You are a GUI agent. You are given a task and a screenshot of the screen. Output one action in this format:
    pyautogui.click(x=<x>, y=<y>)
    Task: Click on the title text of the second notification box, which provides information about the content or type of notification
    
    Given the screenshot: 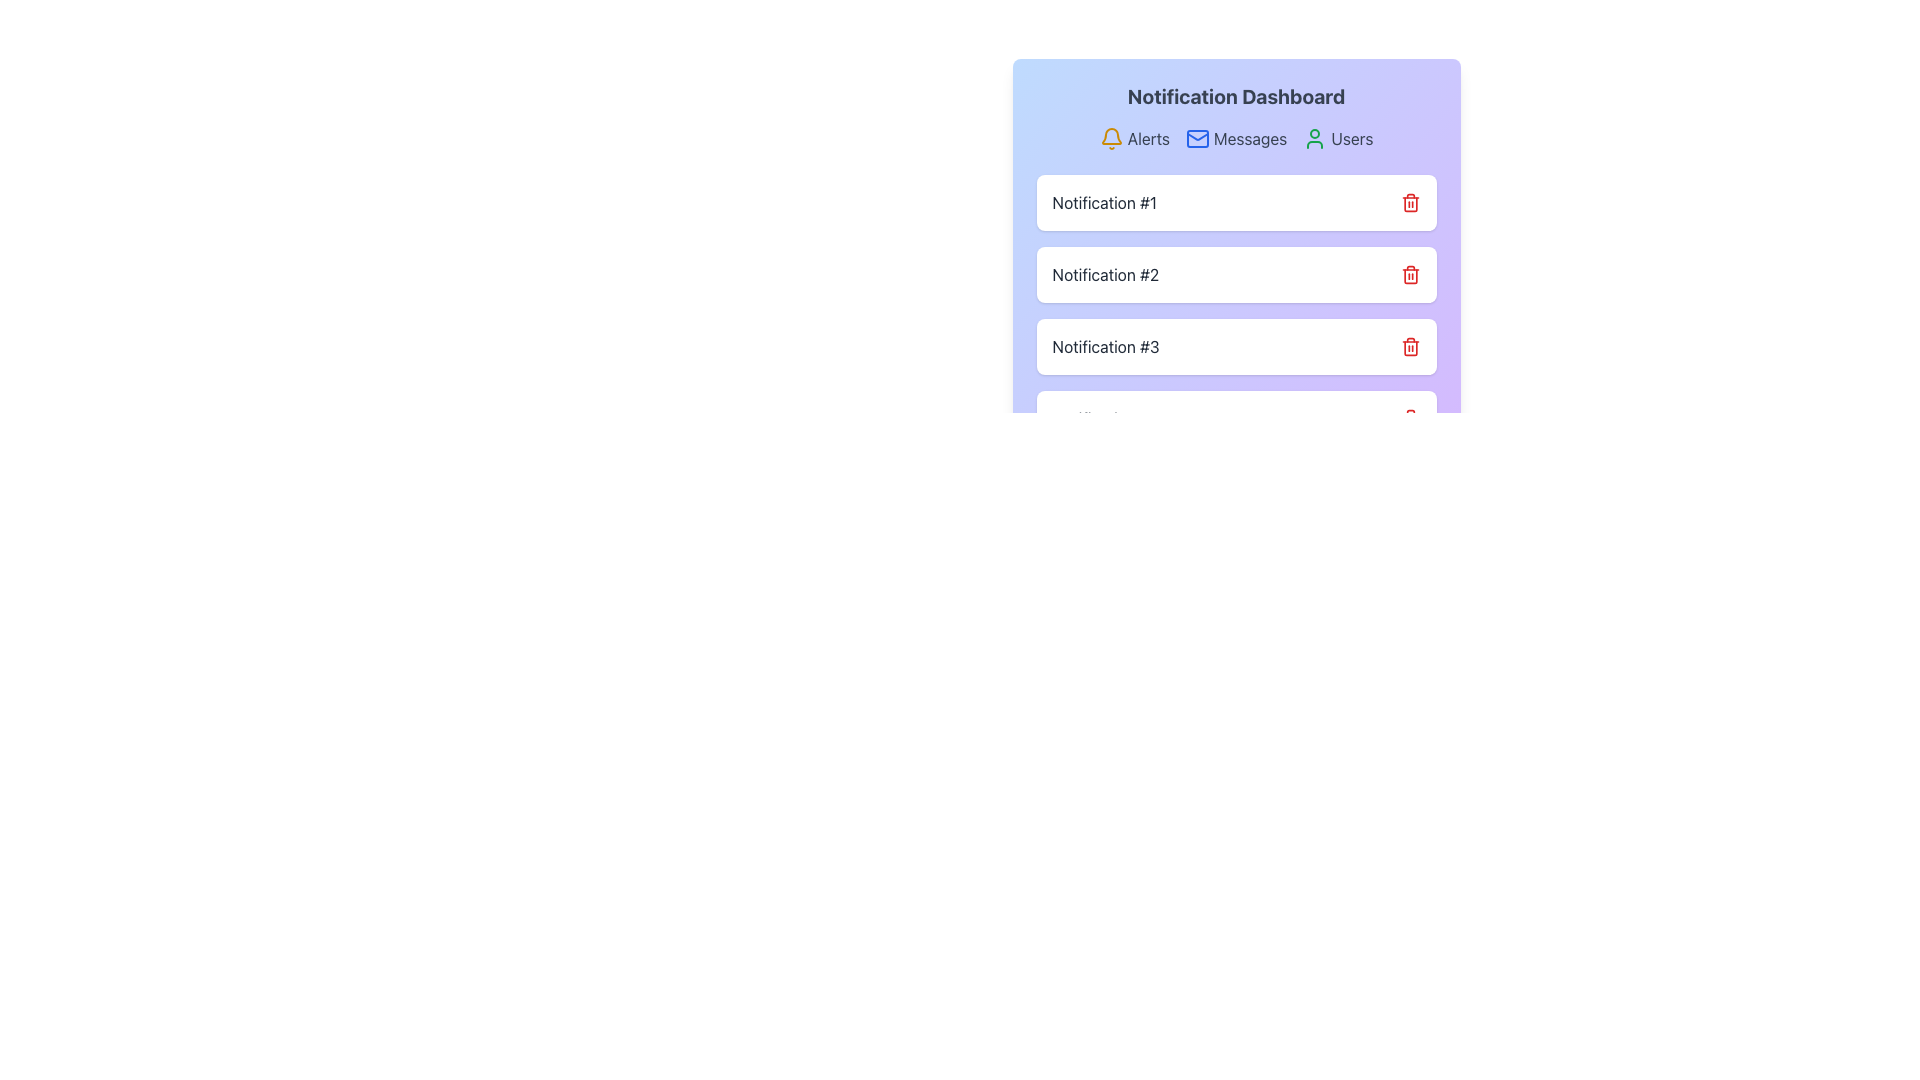 What is the action you would take?
    pyautogui.click(x=1104, y=274)
    